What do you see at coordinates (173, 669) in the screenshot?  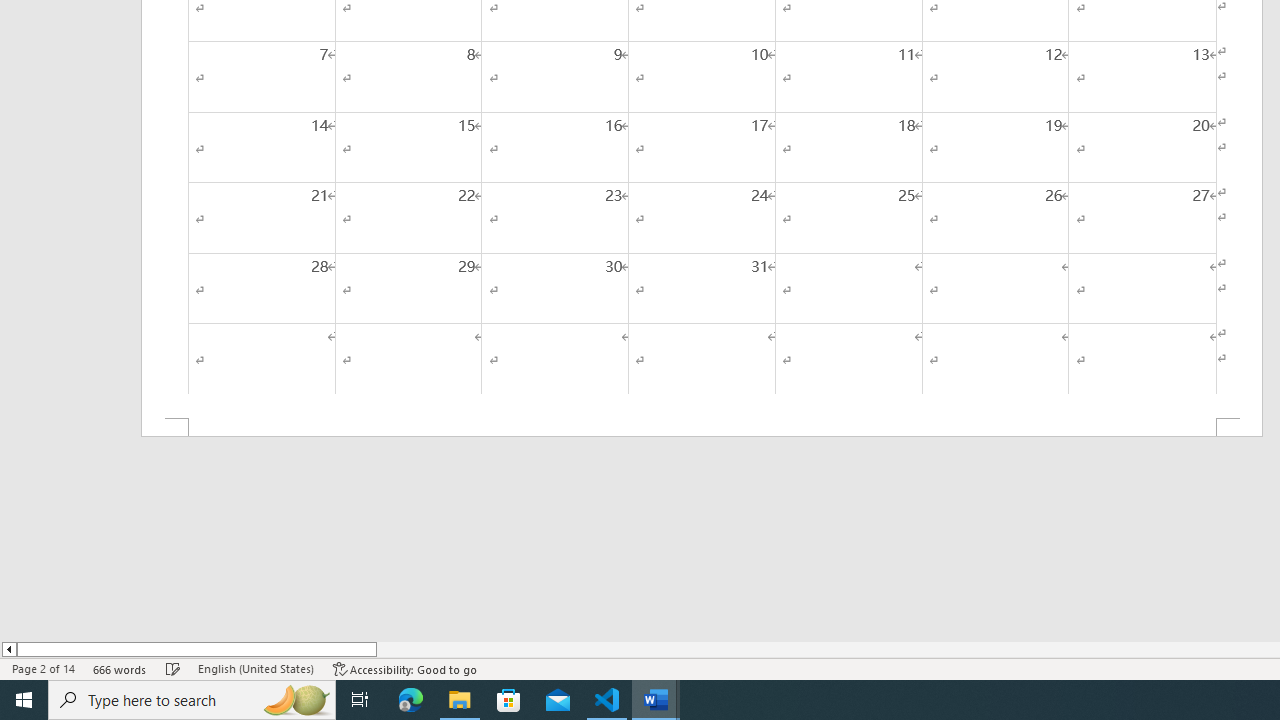 I see `'Spelling and Grammar Check Checking'` at bounding box center [173, 669].